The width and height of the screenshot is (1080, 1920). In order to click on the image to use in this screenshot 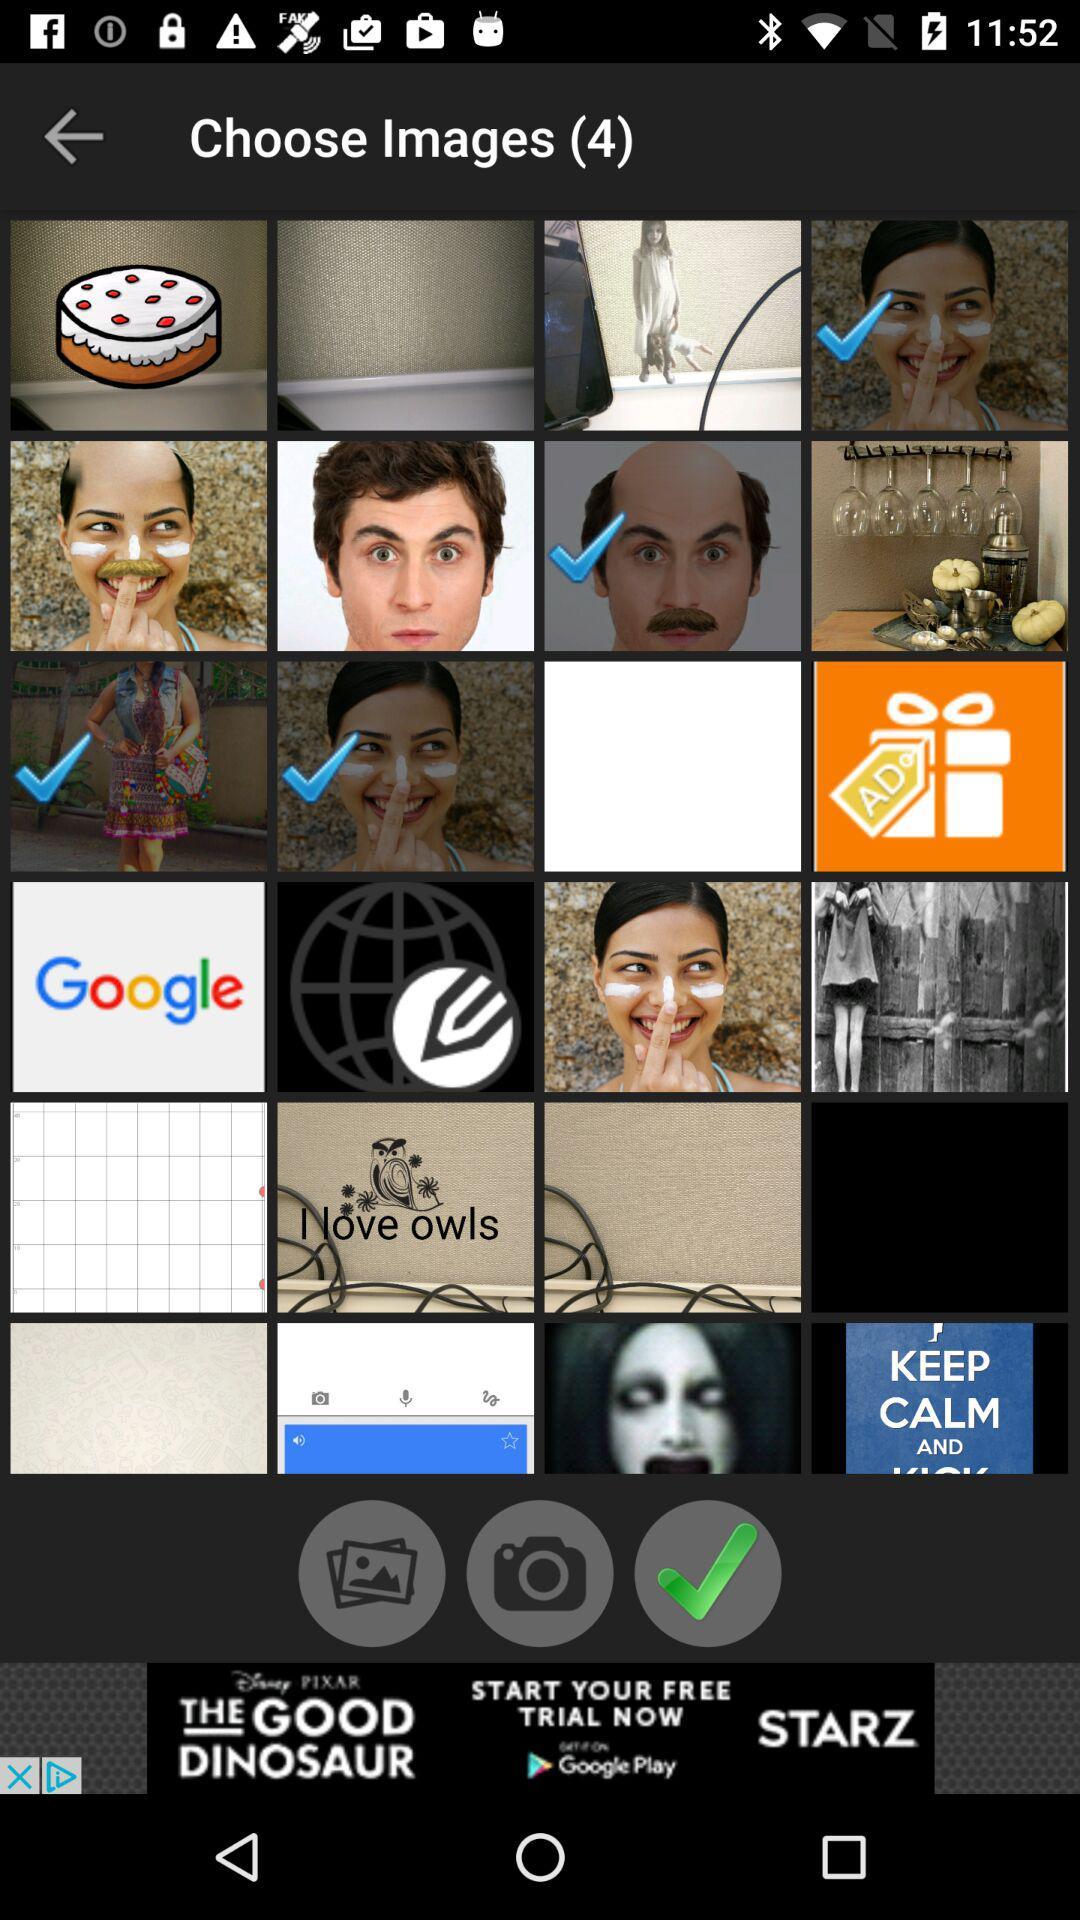, I will do `click(939, 765)`.